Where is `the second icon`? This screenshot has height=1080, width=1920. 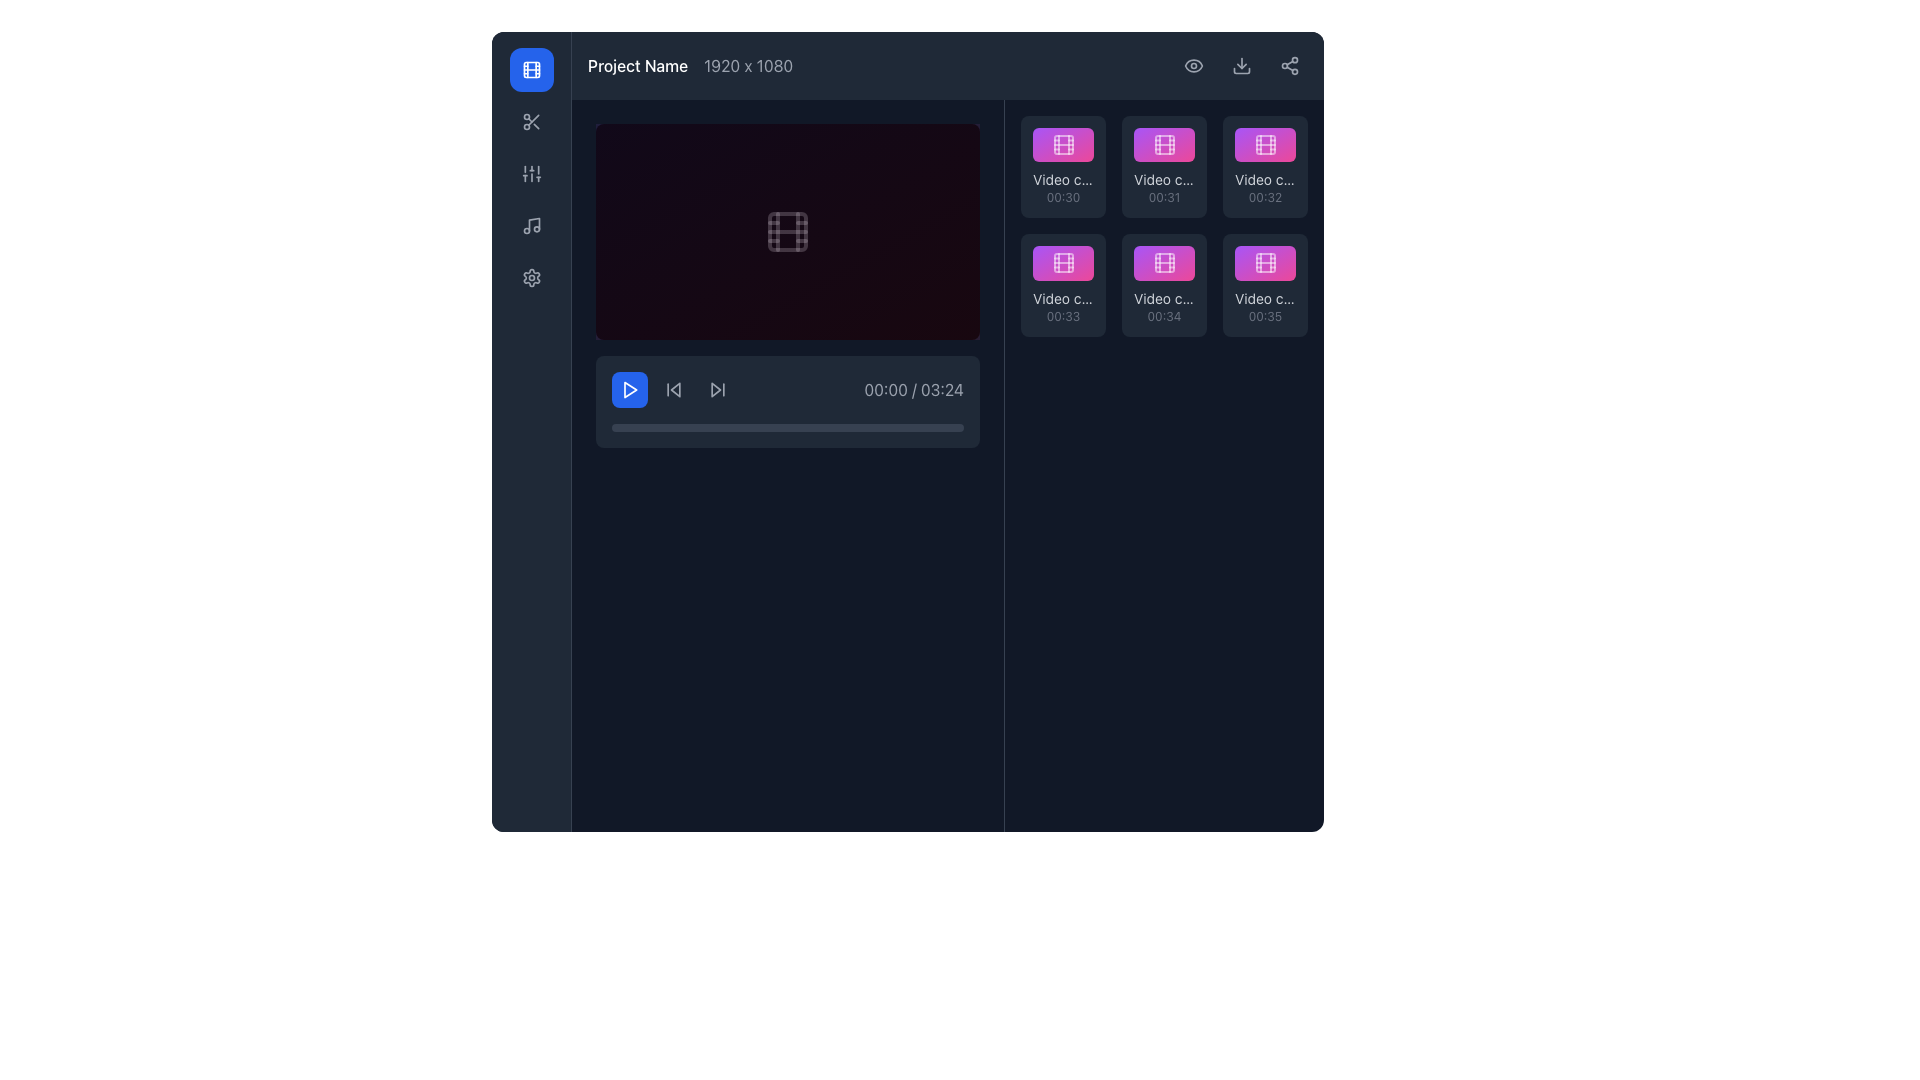
the second icon is located at coordinates (531, 225).